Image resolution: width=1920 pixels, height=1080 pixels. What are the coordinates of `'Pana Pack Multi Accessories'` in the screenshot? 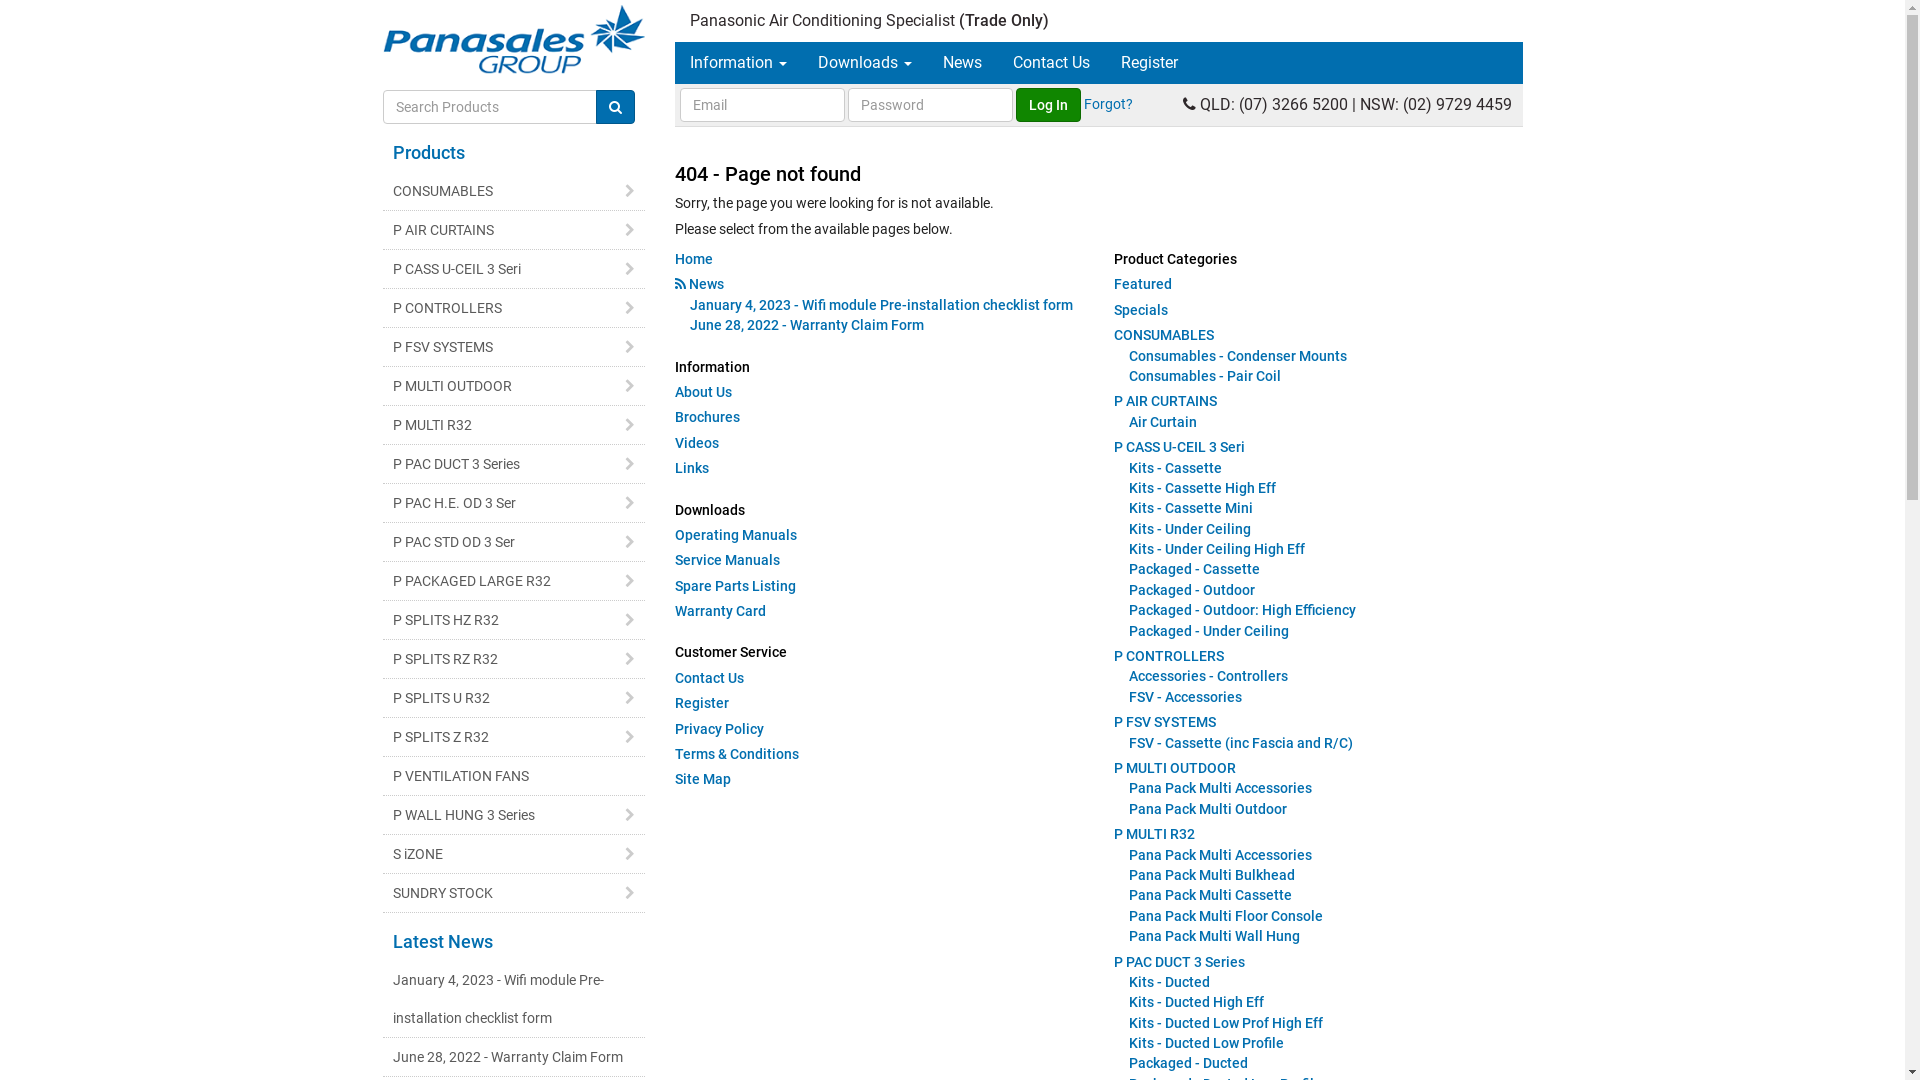 It's located at (1219, 855).